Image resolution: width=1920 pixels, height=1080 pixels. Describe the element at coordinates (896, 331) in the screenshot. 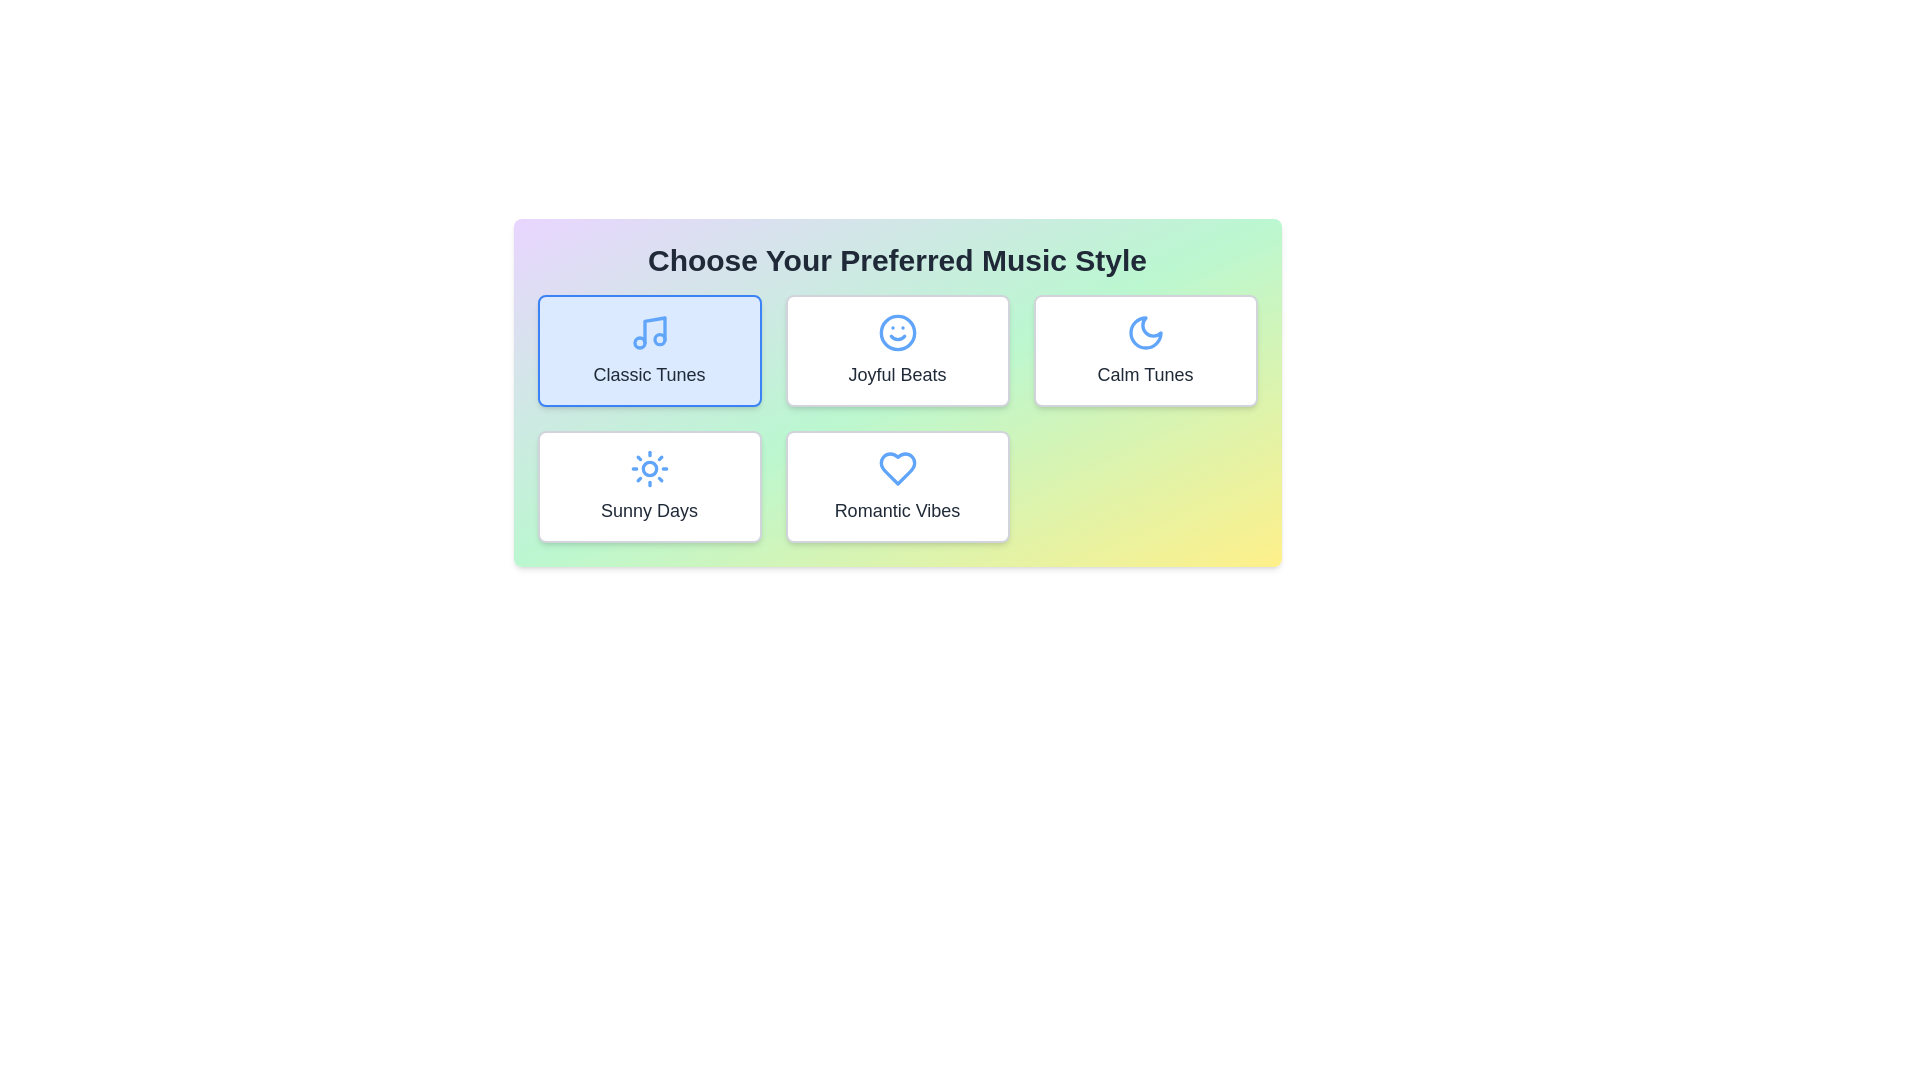

I see `the 'Joyful Beats' icon located at the center-top of the 'Joyful Beats' card in the grid of card options` at that location.